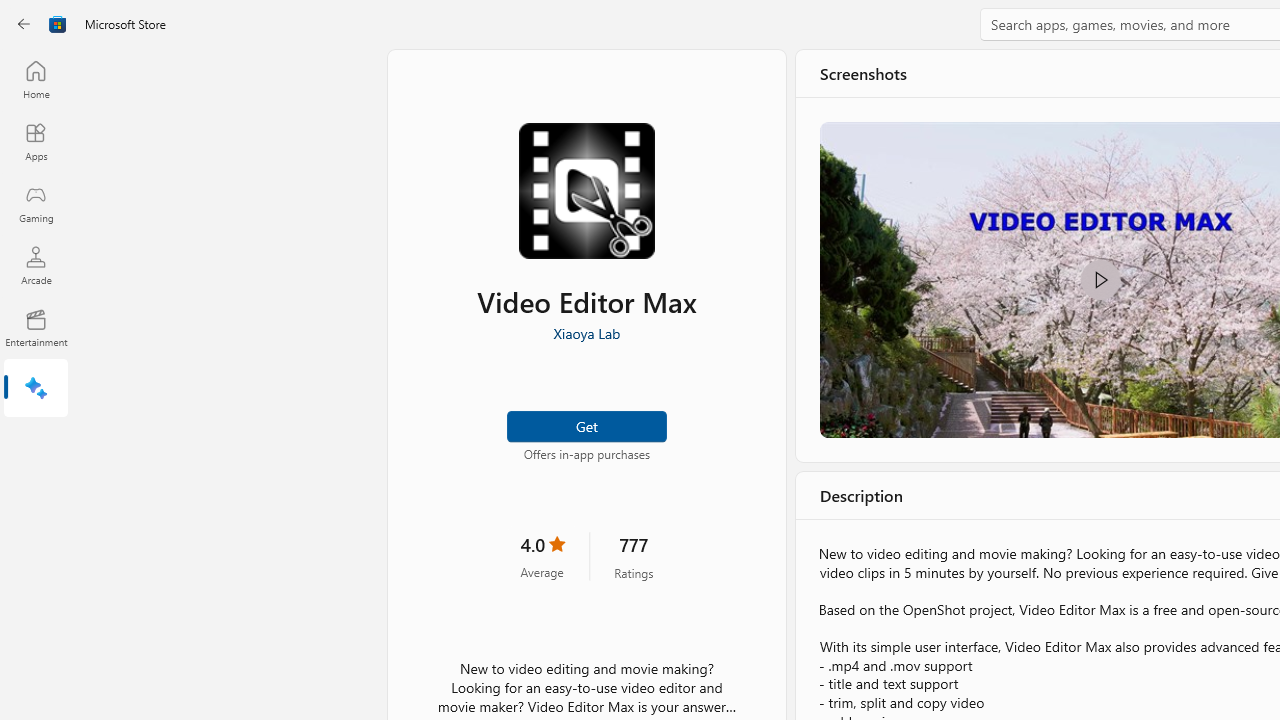 The width and height of the screenshot is (1280, 720). I want to click on 'Home', so click(35, 78).